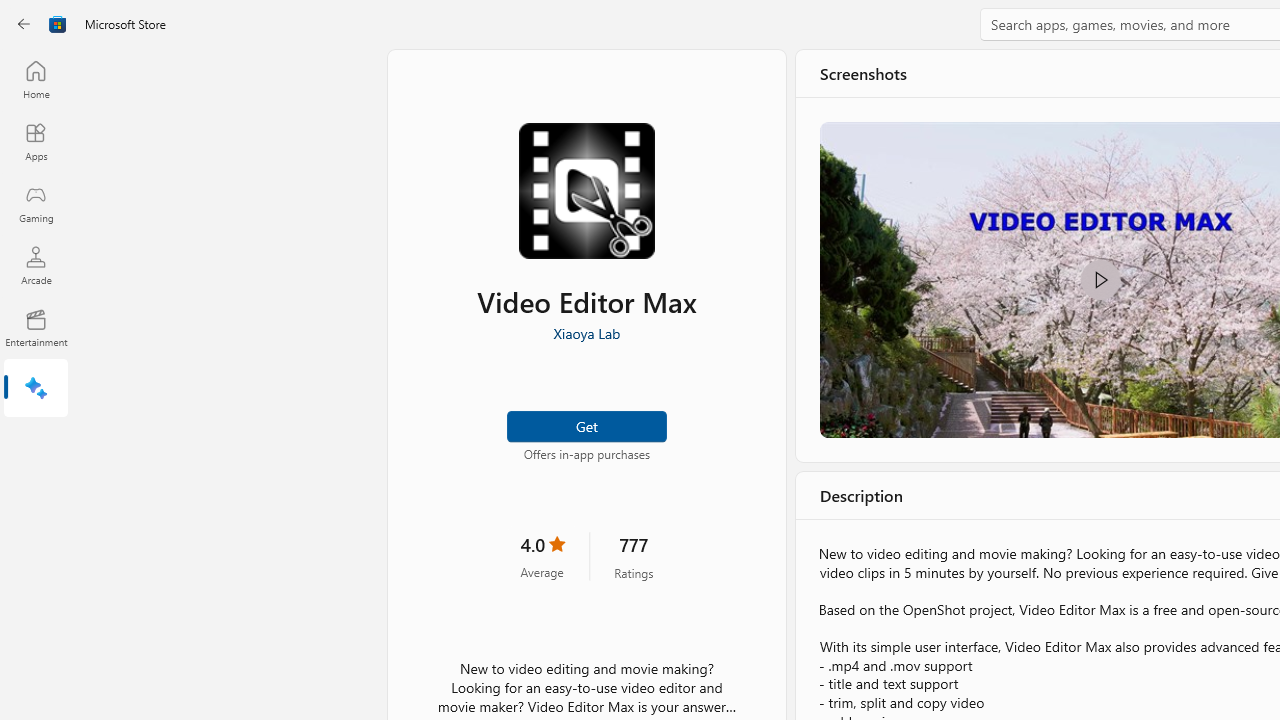 The width and height of the screenshot is (1280, 720). I want to click on 'Home', so click(35, 78).